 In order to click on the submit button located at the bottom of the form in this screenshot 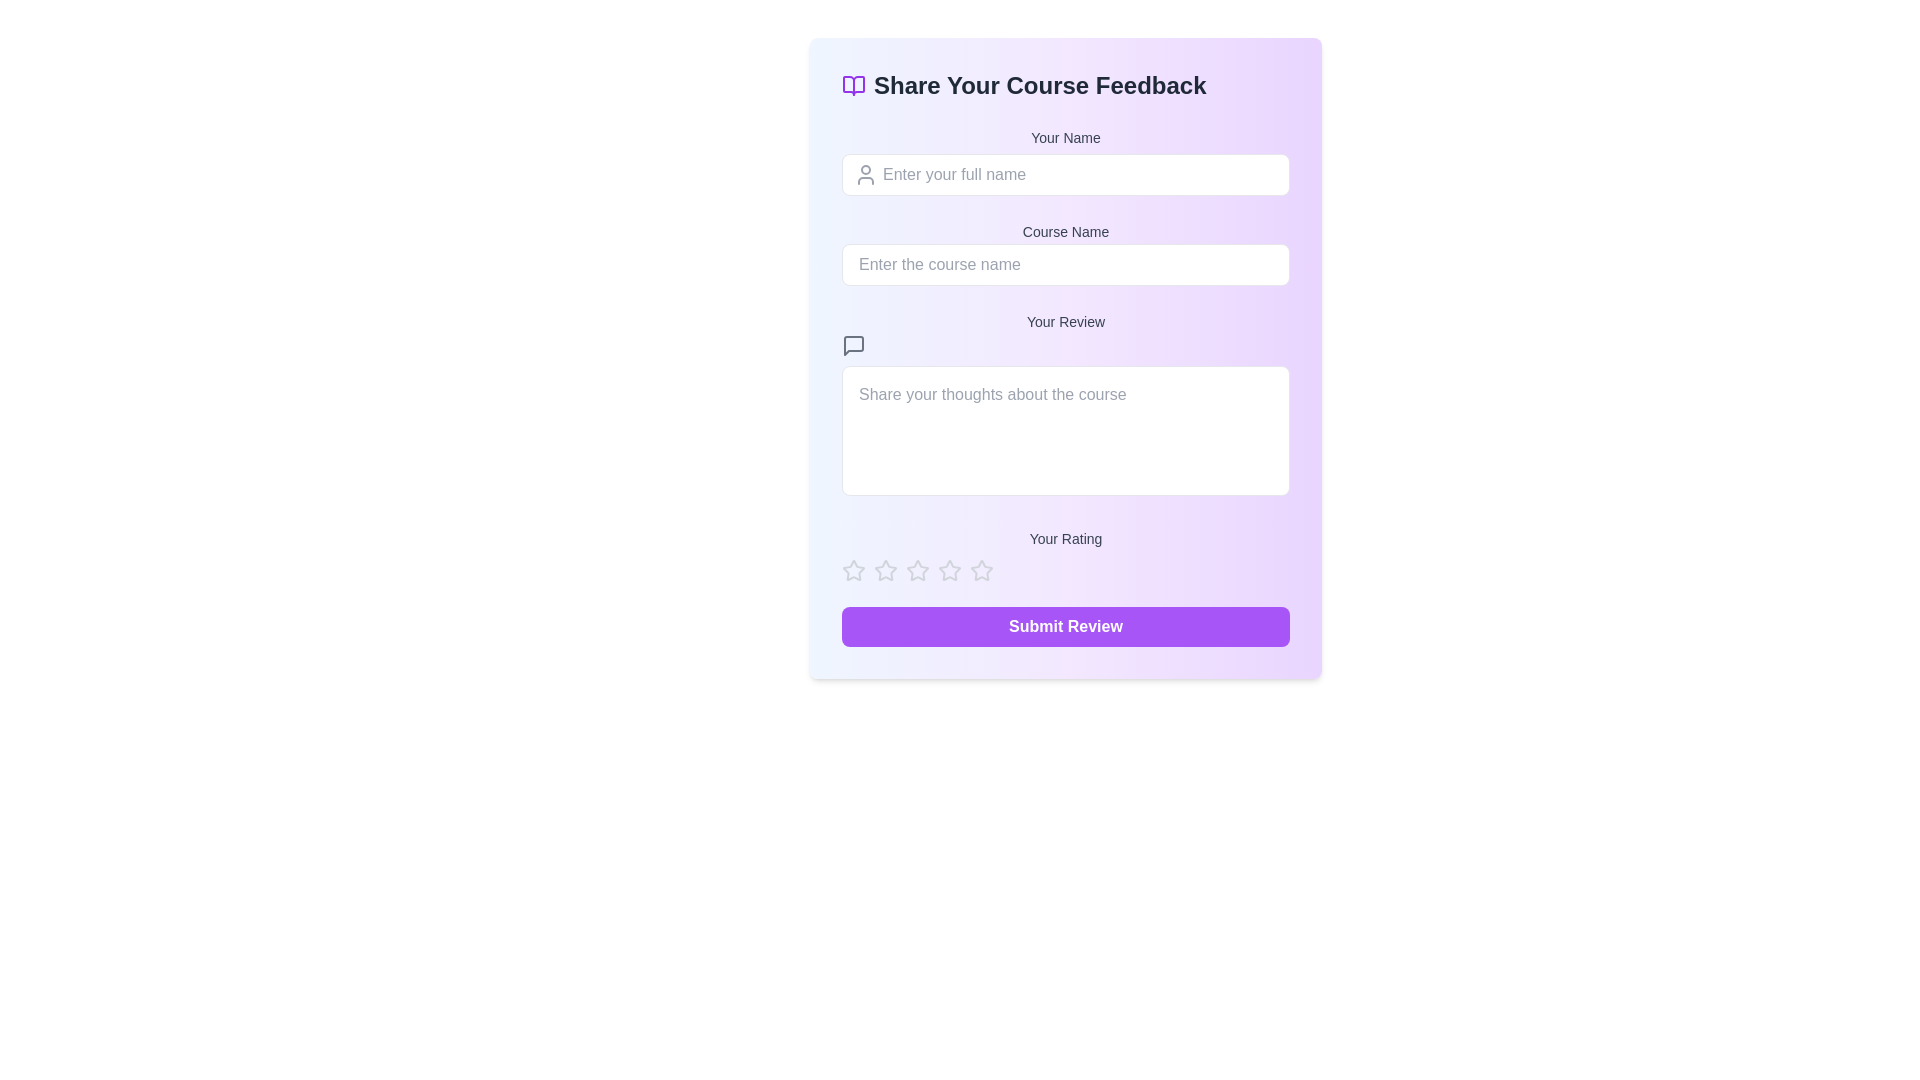, I will do `click(1064, 626)`.